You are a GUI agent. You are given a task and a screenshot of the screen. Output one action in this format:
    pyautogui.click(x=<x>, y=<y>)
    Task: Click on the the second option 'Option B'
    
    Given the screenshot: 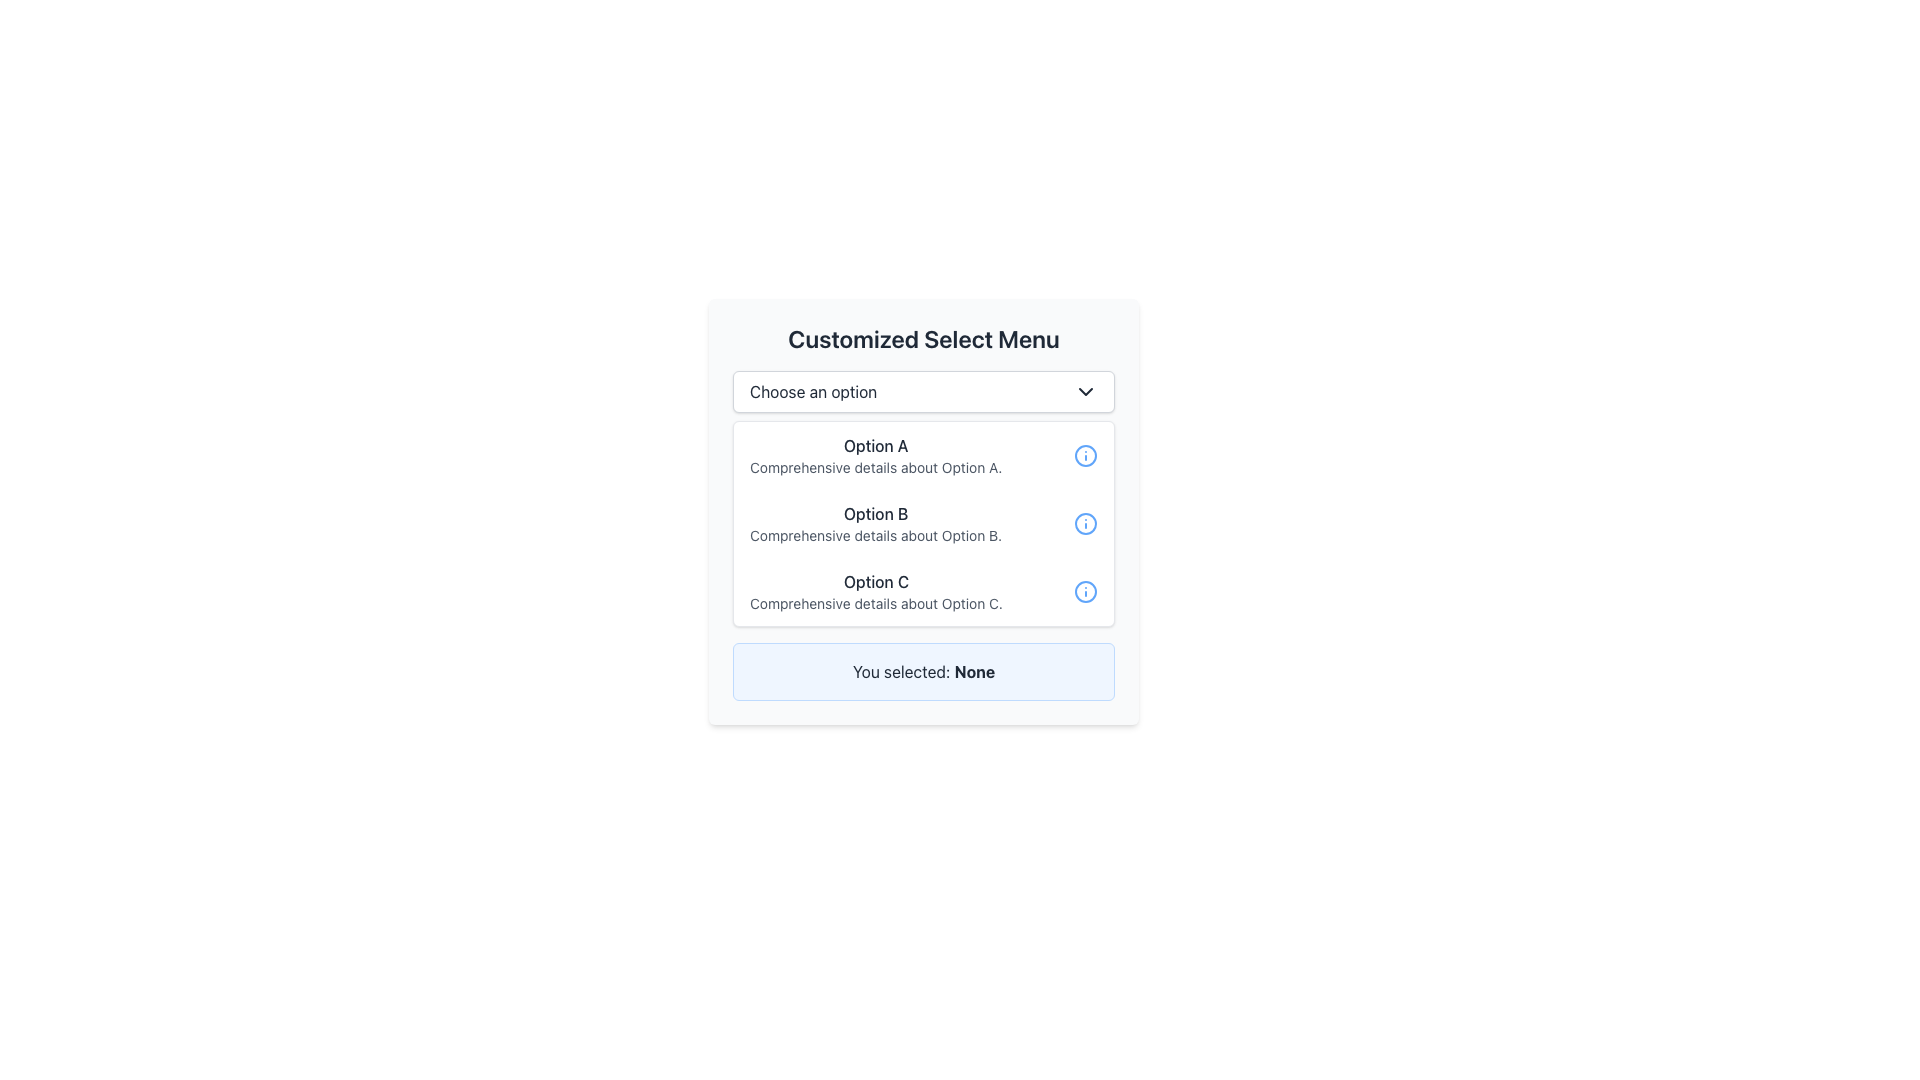 What is the action you would take?
    pyautogui.click(x=923, y=523)
    